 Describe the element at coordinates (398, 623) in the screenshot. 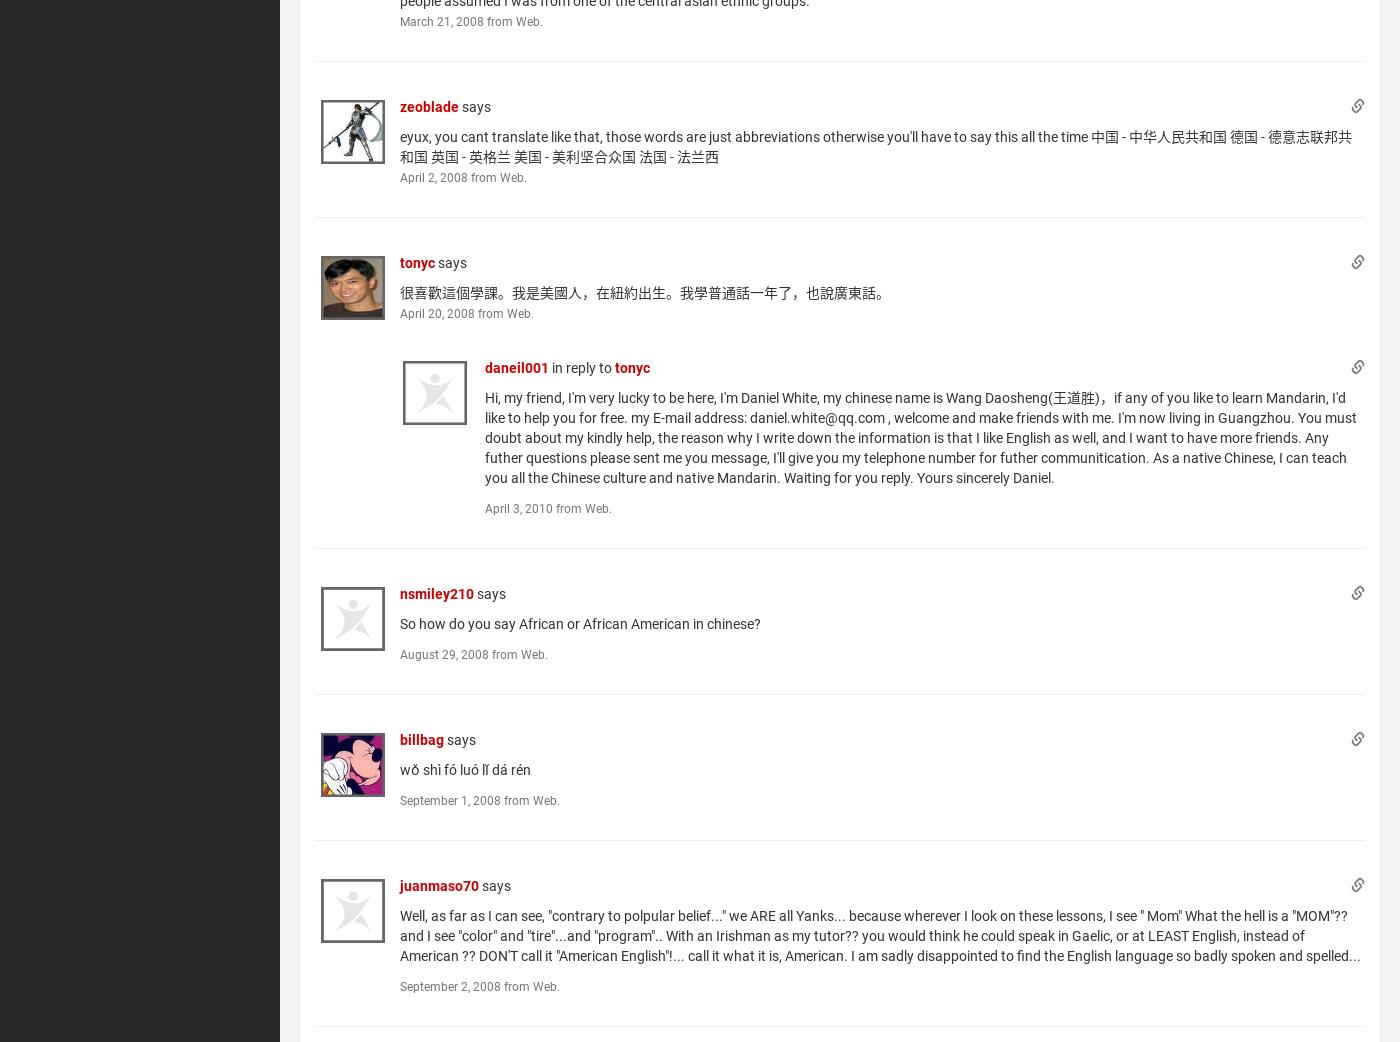

I see `'So how do you say African or African American in chinese?'` at that location.